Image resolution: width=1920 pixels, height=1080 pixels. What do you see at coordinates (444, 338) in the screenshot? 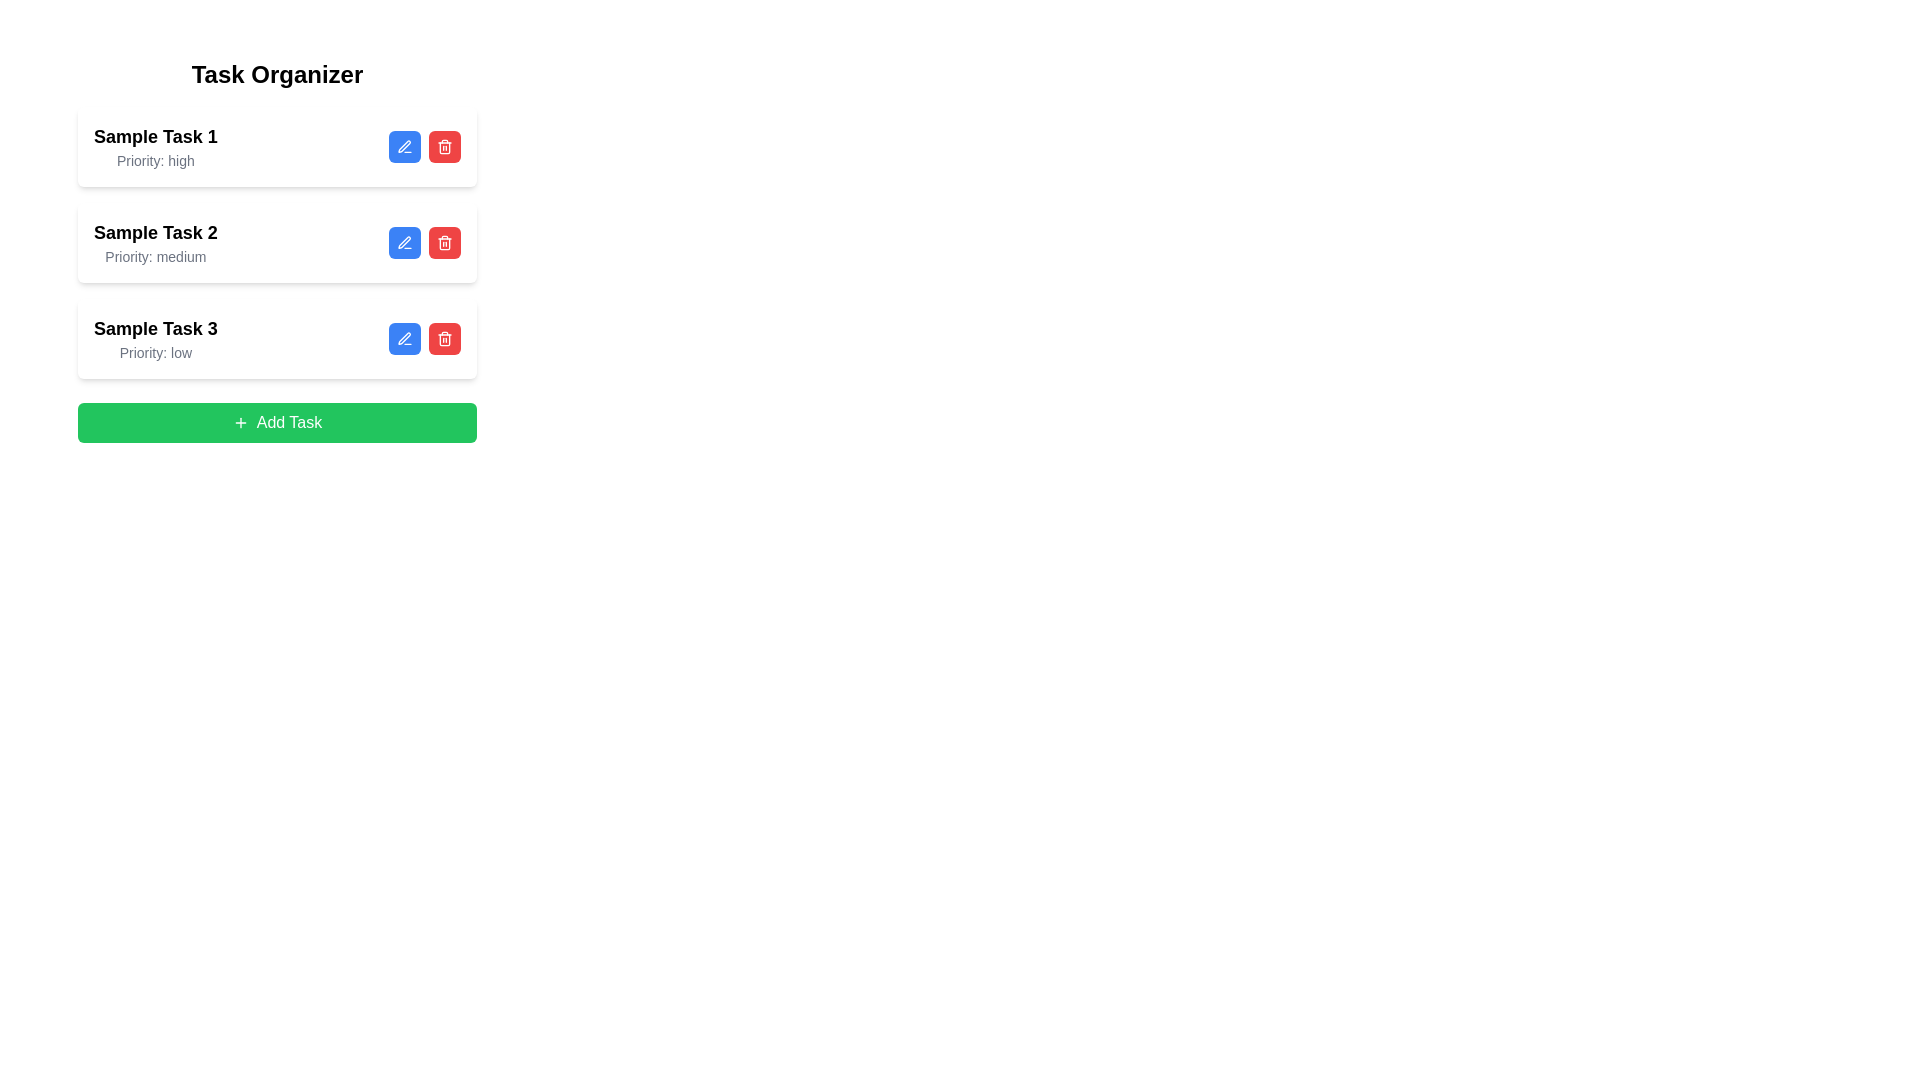
I see `the red button with a trash can icon and white text, located to the right of the second 'Sample Task' entry` at bounding box center [444, 338].